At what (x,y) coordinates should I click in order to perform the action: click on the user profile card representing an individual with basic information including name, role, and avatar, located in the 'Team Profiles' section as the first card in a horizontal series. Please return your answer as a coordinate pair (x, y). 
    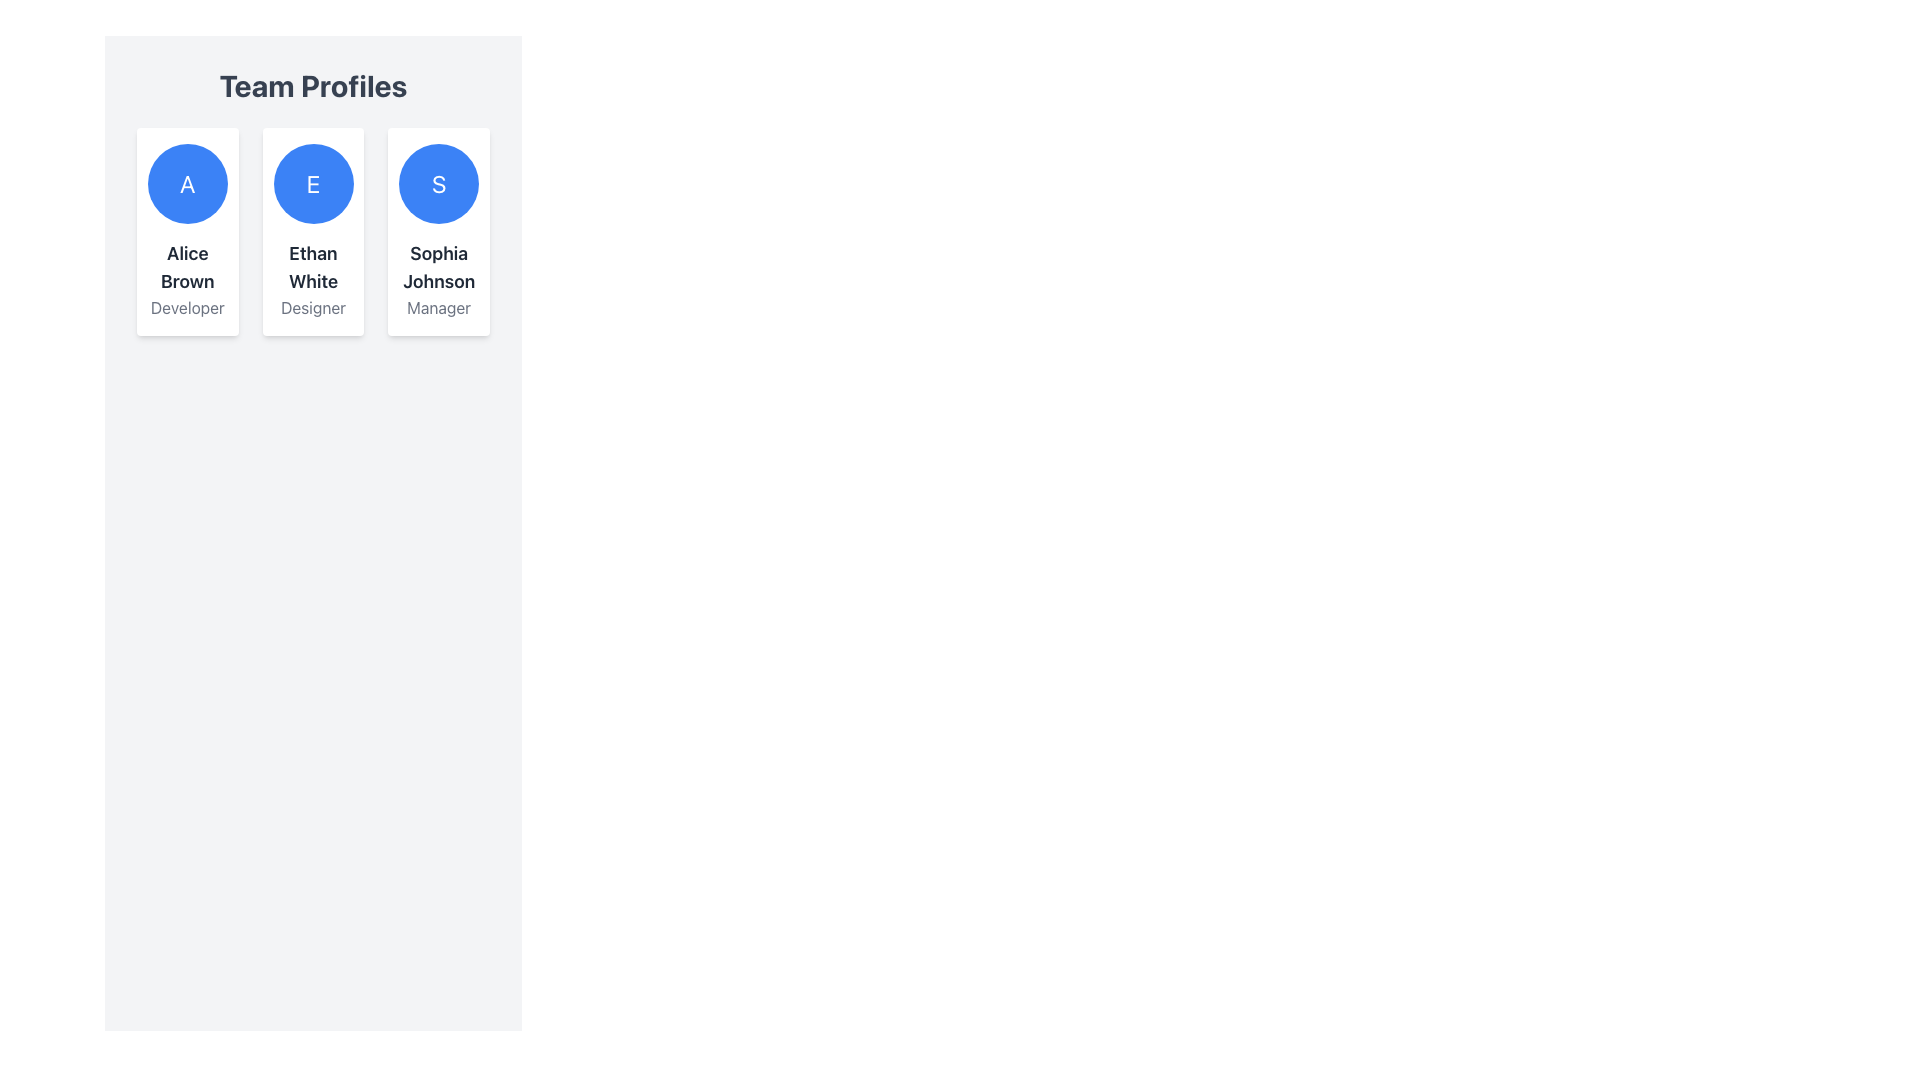
    Looking at the image, I should click on (187, 230).